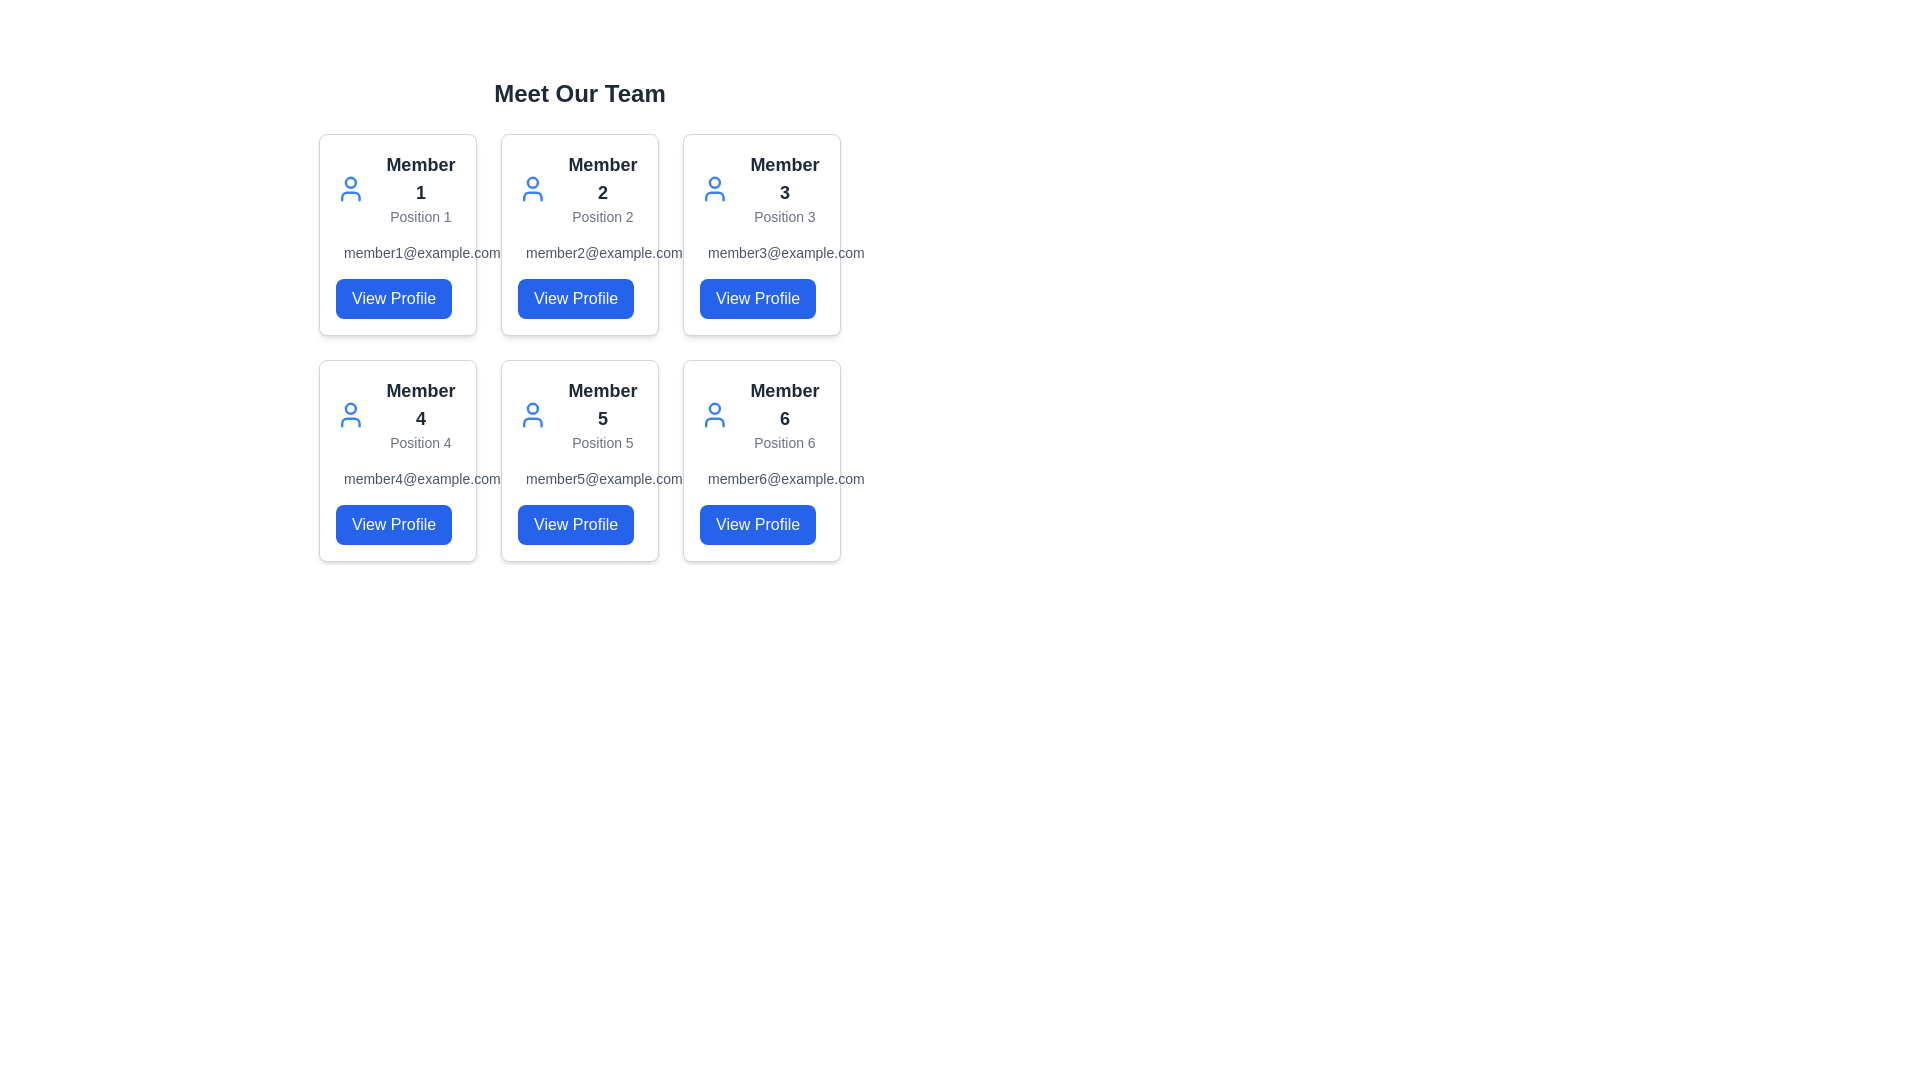 The height and width of the screenshot is (1080, 1920). Describe the element at coordinates (601, 405) in the screenshot. I see `the text label displaying 'Member 5', which is located in the bottom row, middle column of the grid layout and is styled in large bold dark gray font` at that location.